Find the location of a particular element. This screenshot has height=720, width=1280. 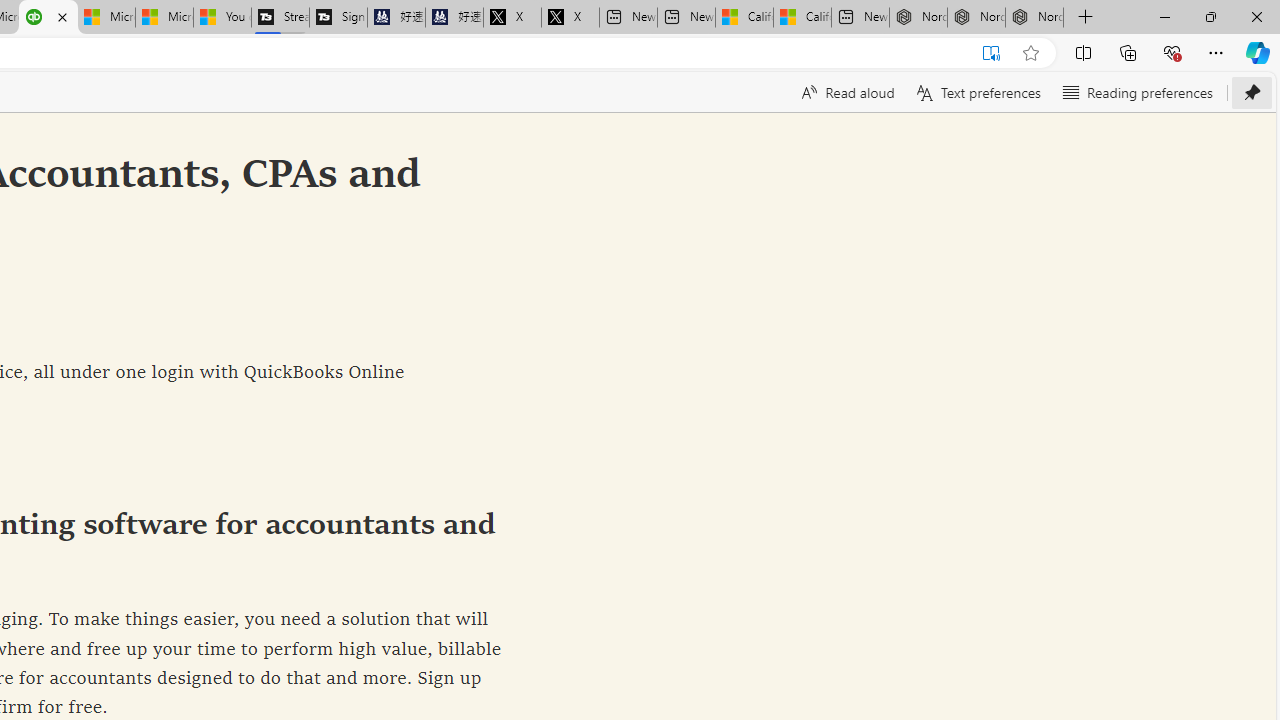

'Text preferences' is located at coordinates (977, 92).